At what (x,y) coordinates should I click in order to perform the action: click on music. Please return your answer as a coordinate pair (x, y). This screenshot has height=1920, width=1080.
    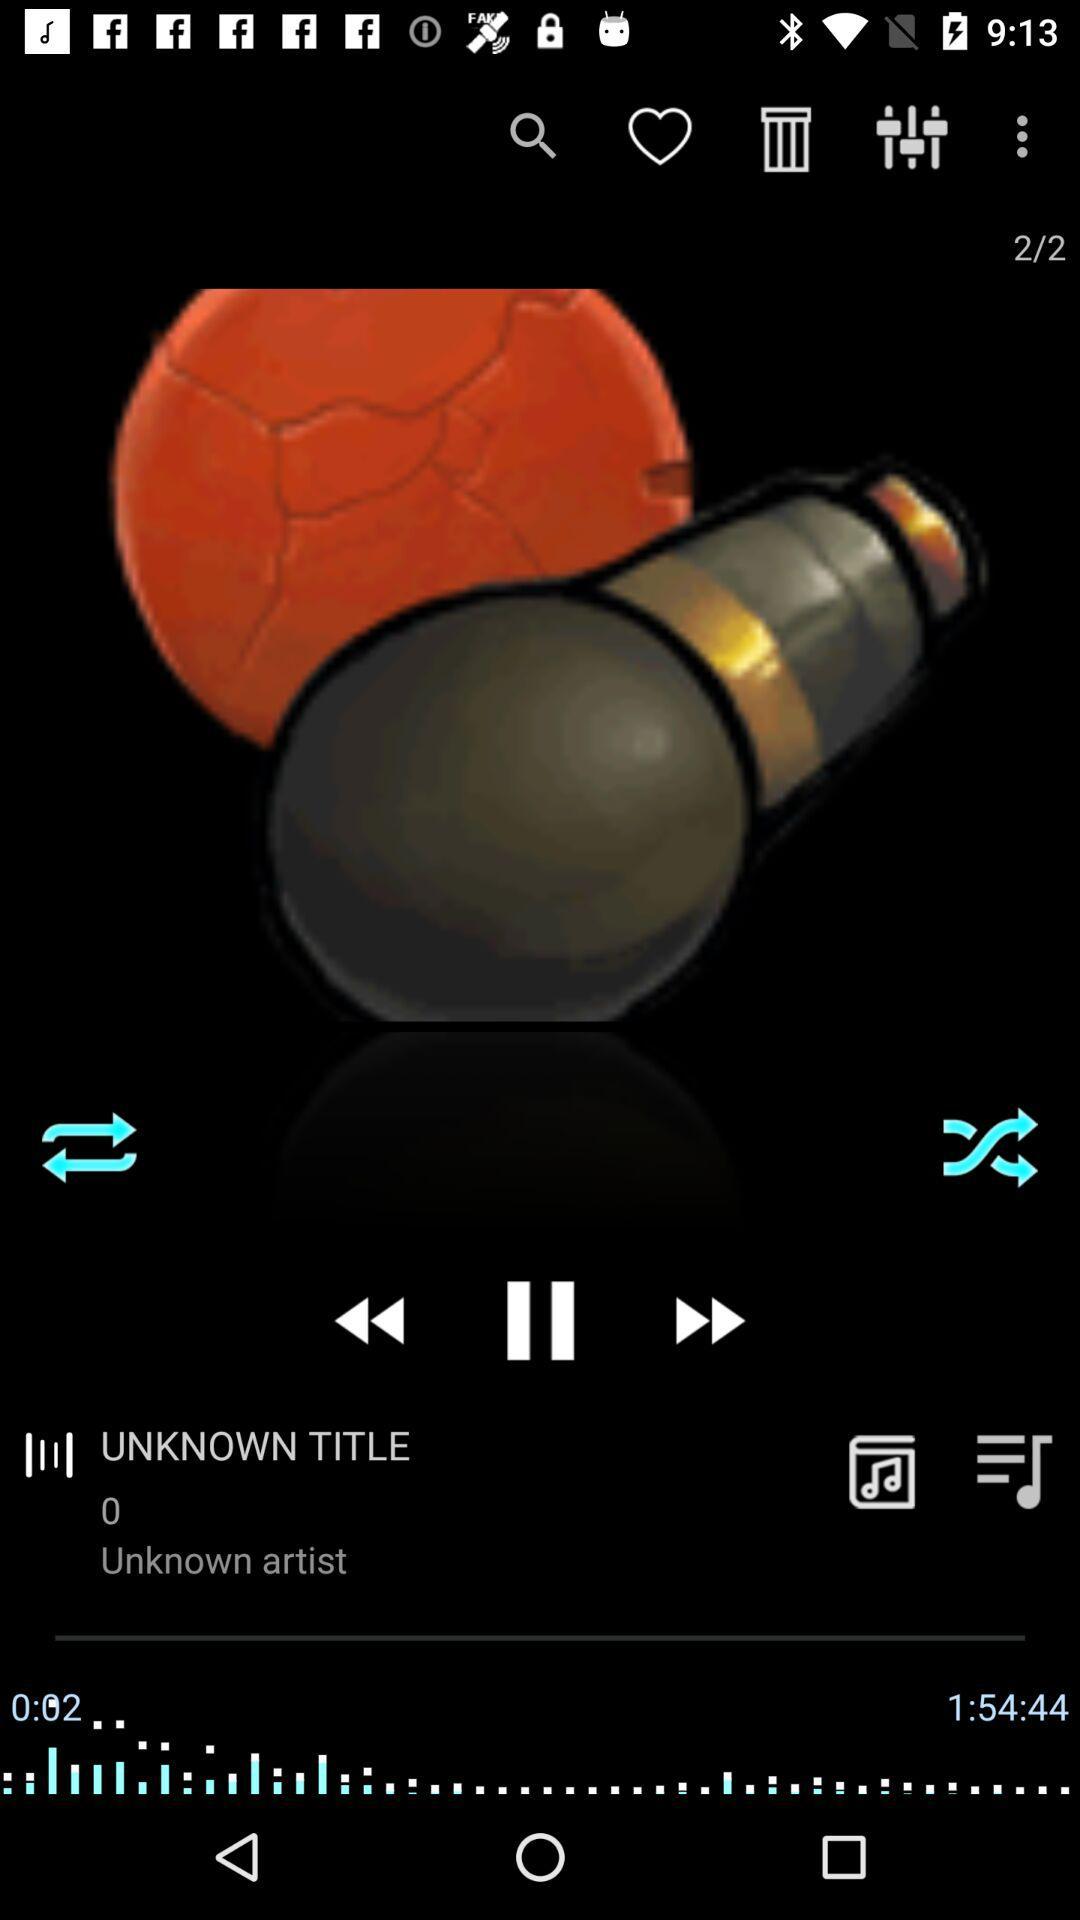
    Looking at the image, I should click on (881, 1470).